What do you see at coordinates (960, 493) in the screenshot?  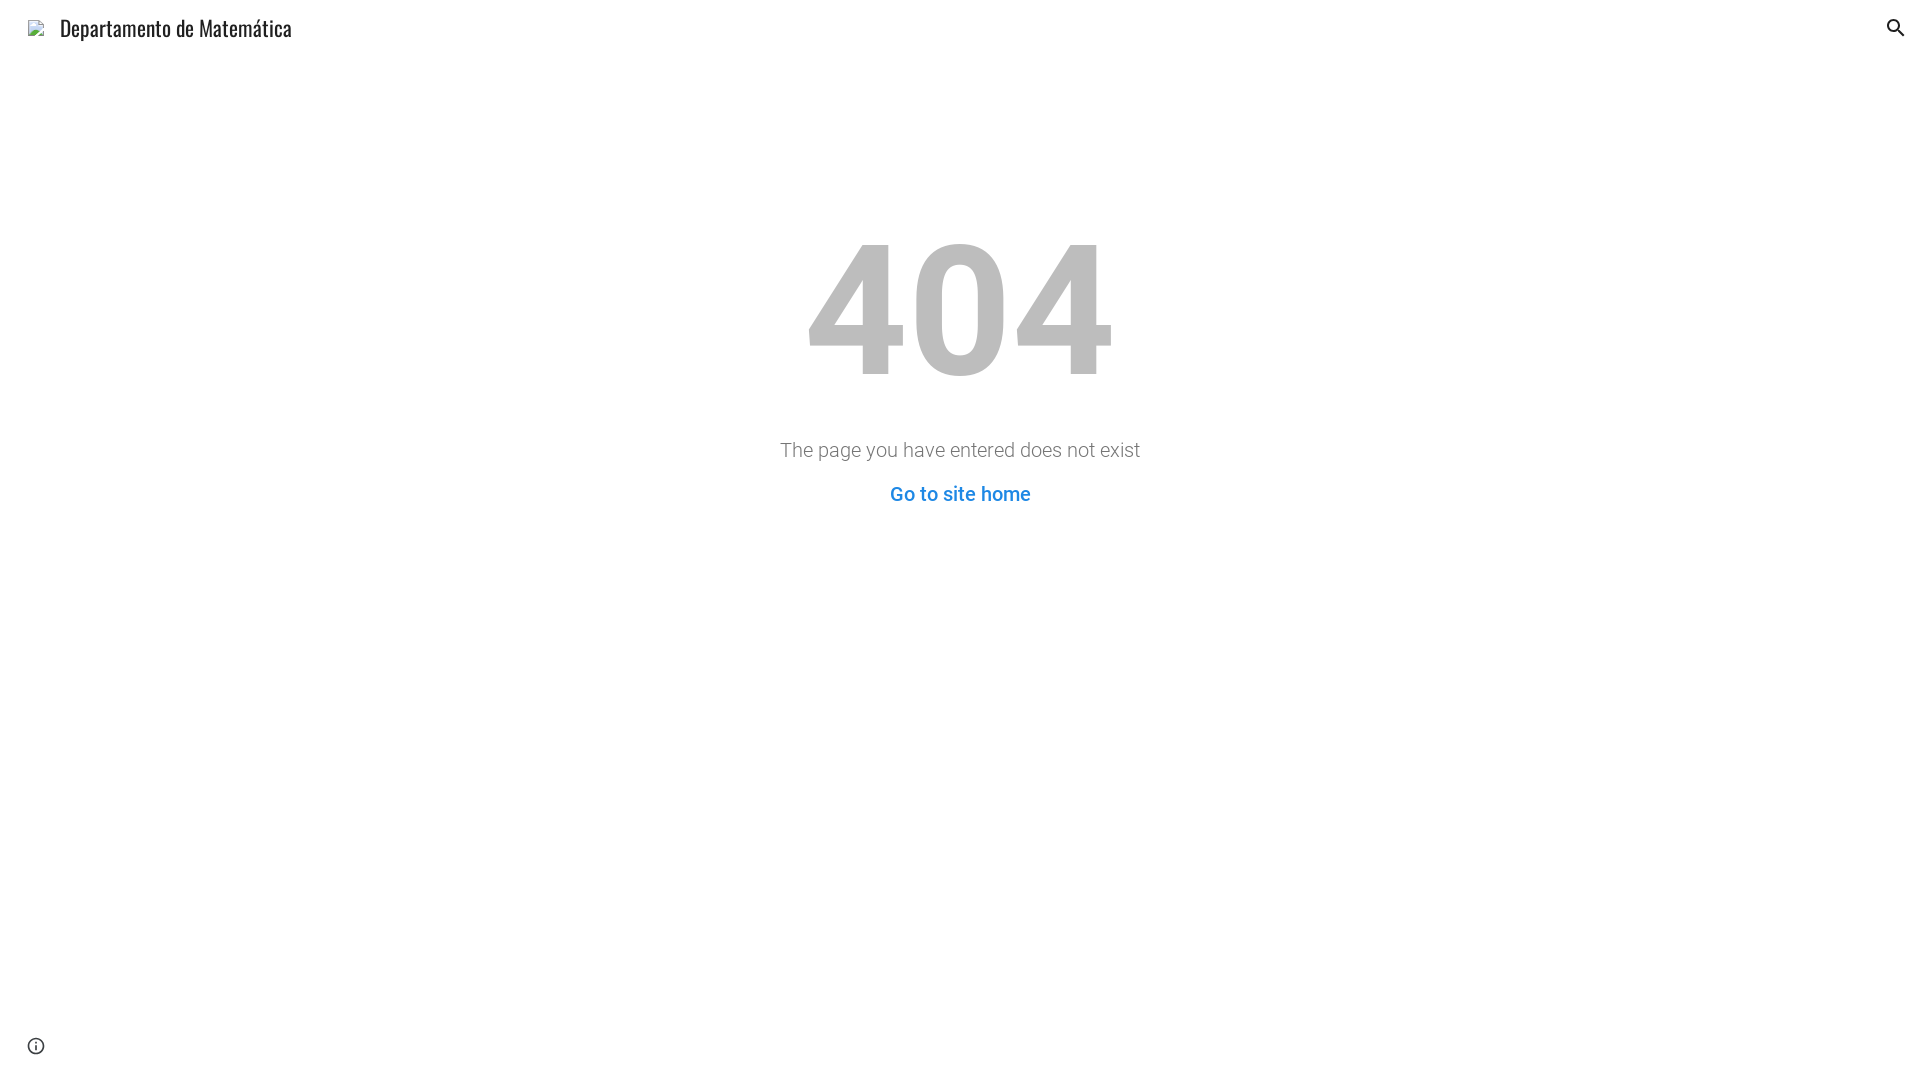 I see `'Go to site home'` at bounding box center [960, 493].